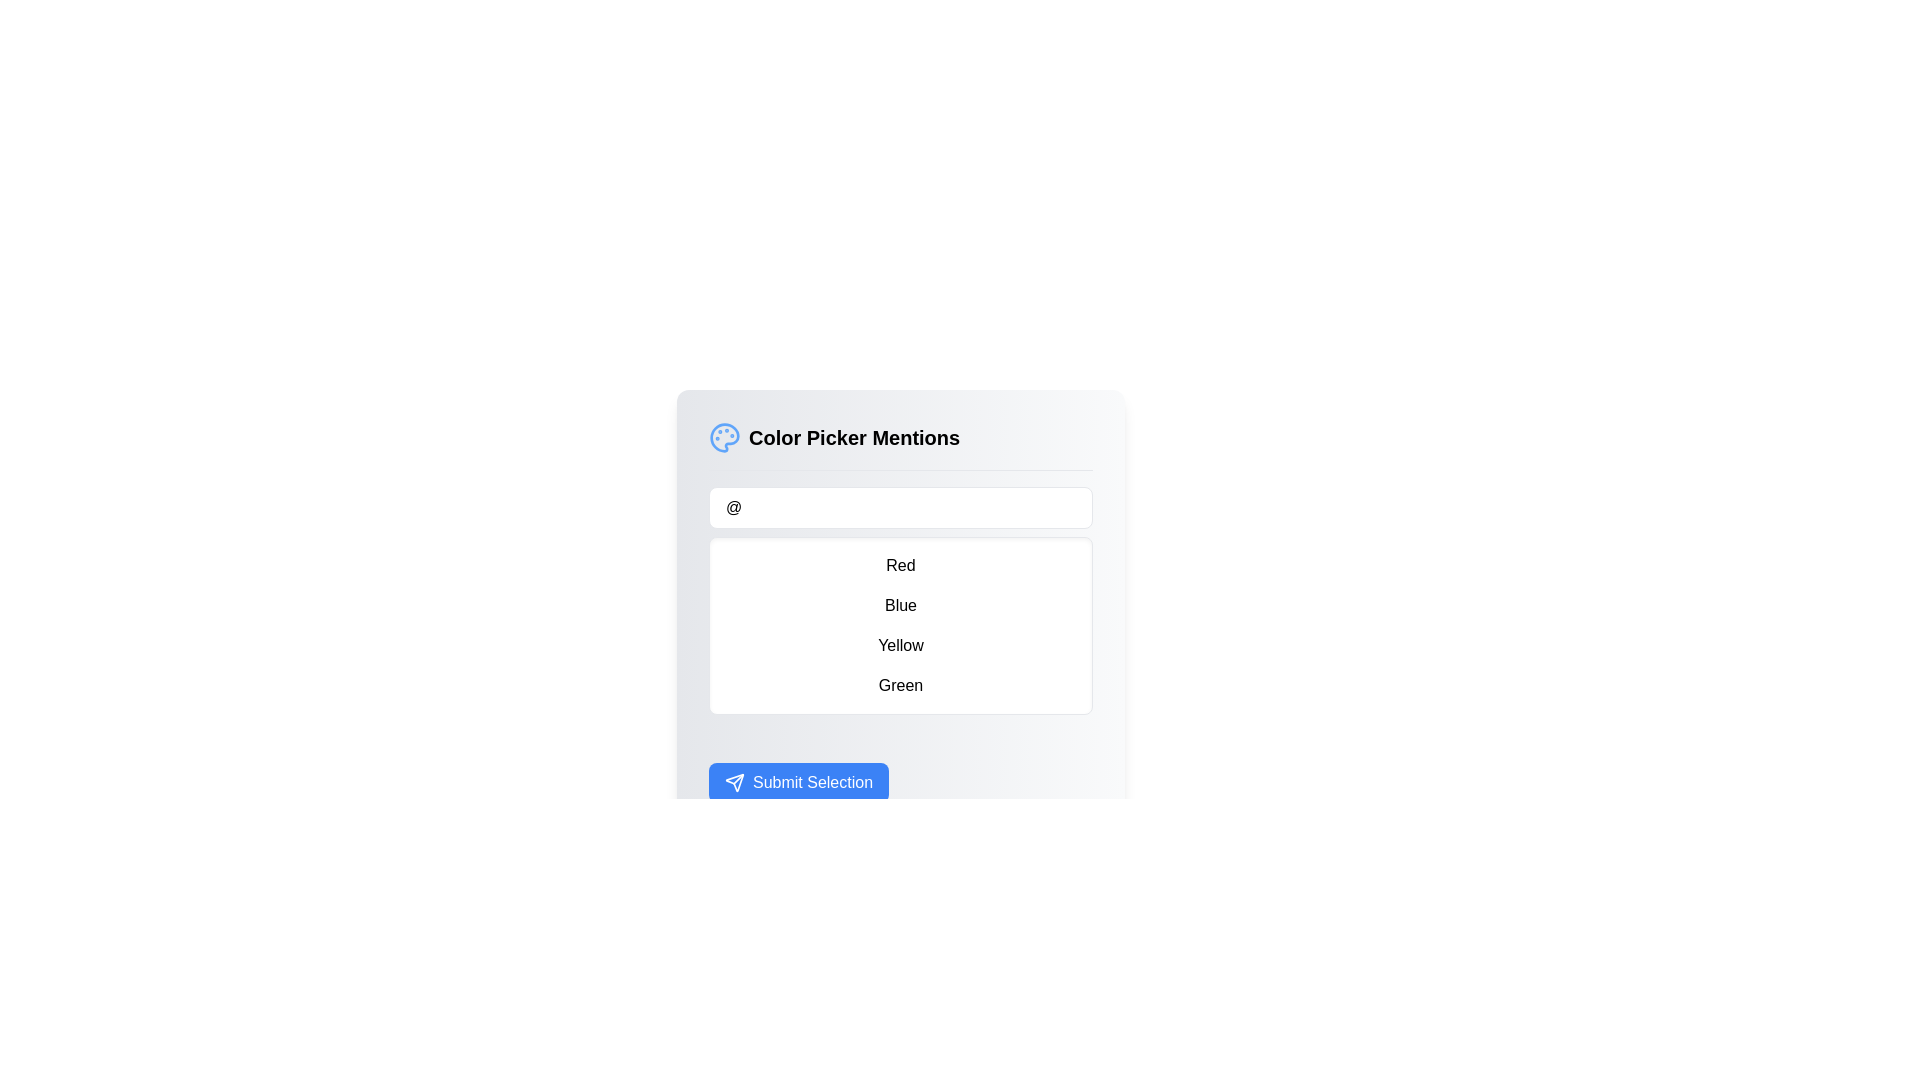 The height and width of the screenshot is (1080, 1920). I want to click on the button icon at the bottom-right corner of the form that symbolizes sending or submission actions, labeled 'Submit Selection.', so click(733, 782).